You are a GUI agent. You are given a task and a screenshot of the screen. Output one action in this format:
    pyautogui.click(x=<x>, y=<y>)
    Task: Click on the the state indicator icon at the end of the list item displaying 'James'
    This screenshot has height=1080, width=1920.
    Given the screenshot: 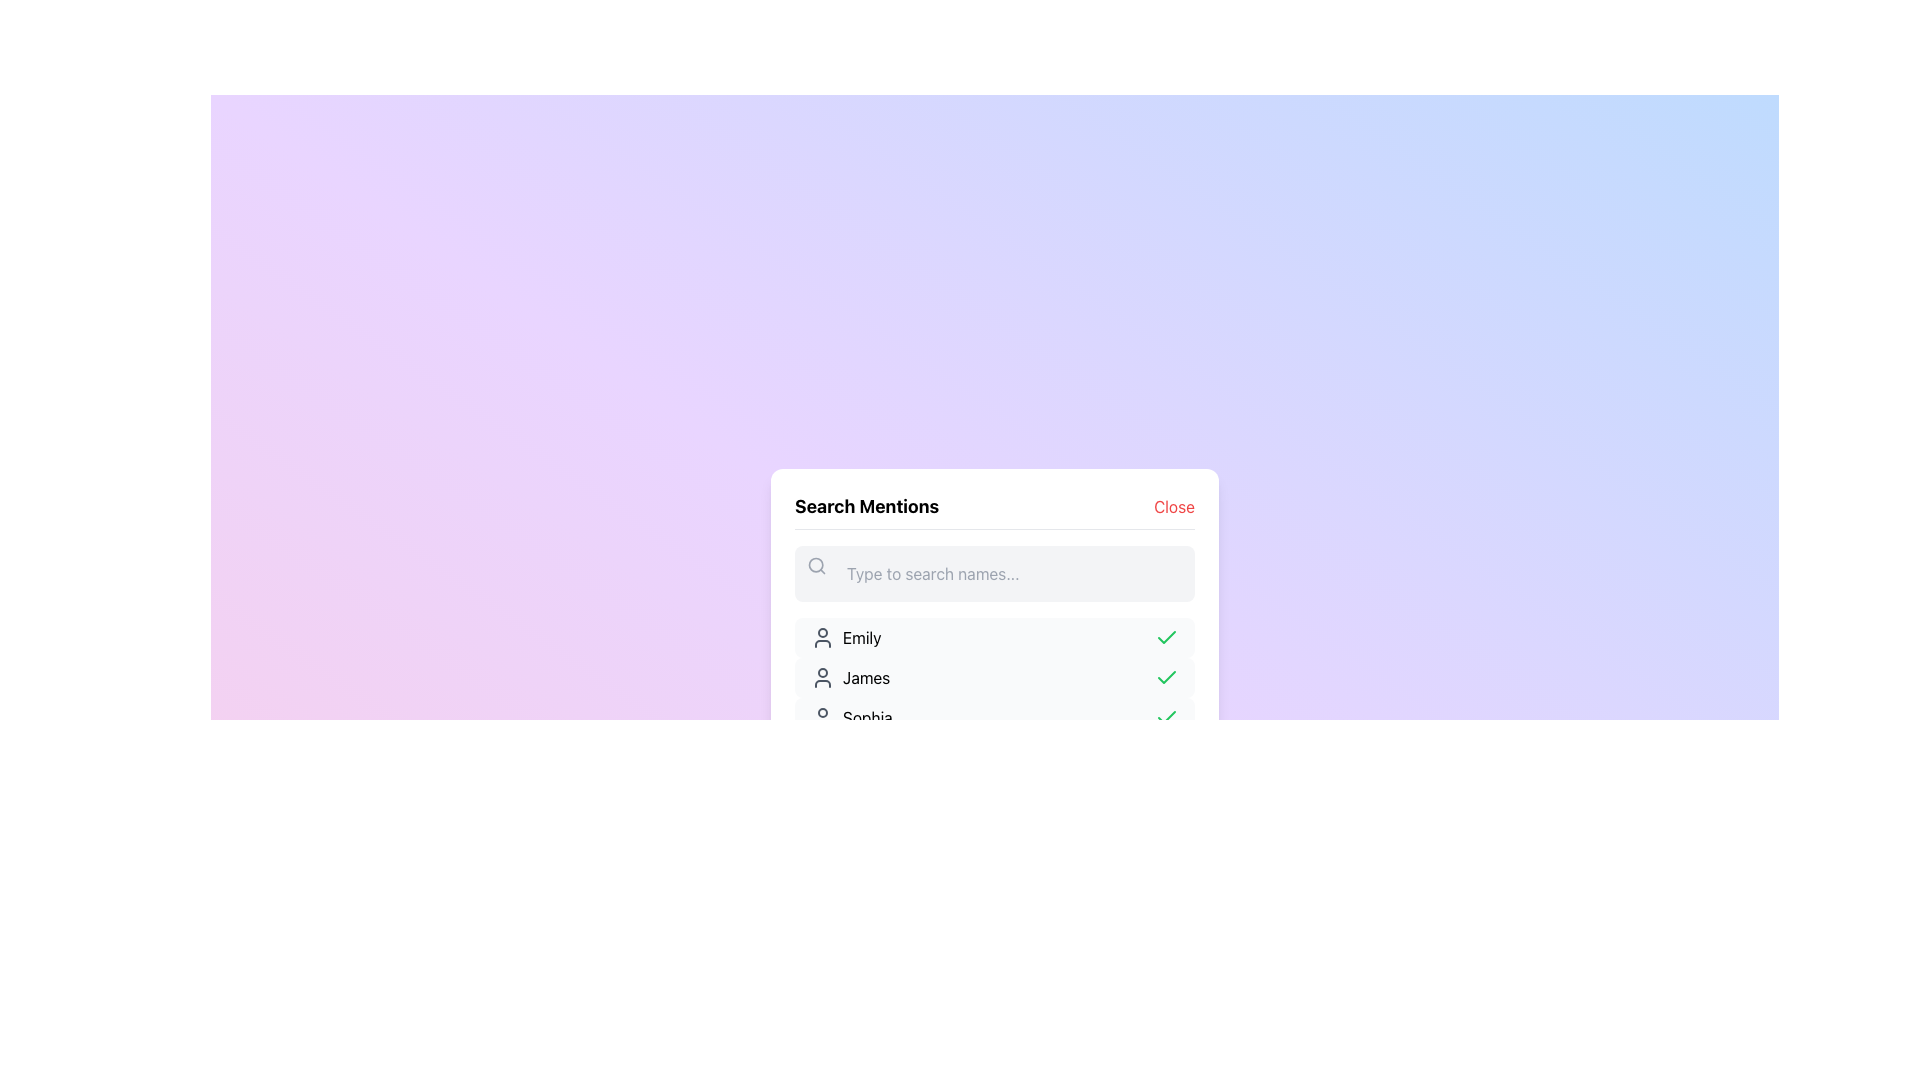 What is the action you would take?
    pyautogui.click(x=1166, y=676)
    